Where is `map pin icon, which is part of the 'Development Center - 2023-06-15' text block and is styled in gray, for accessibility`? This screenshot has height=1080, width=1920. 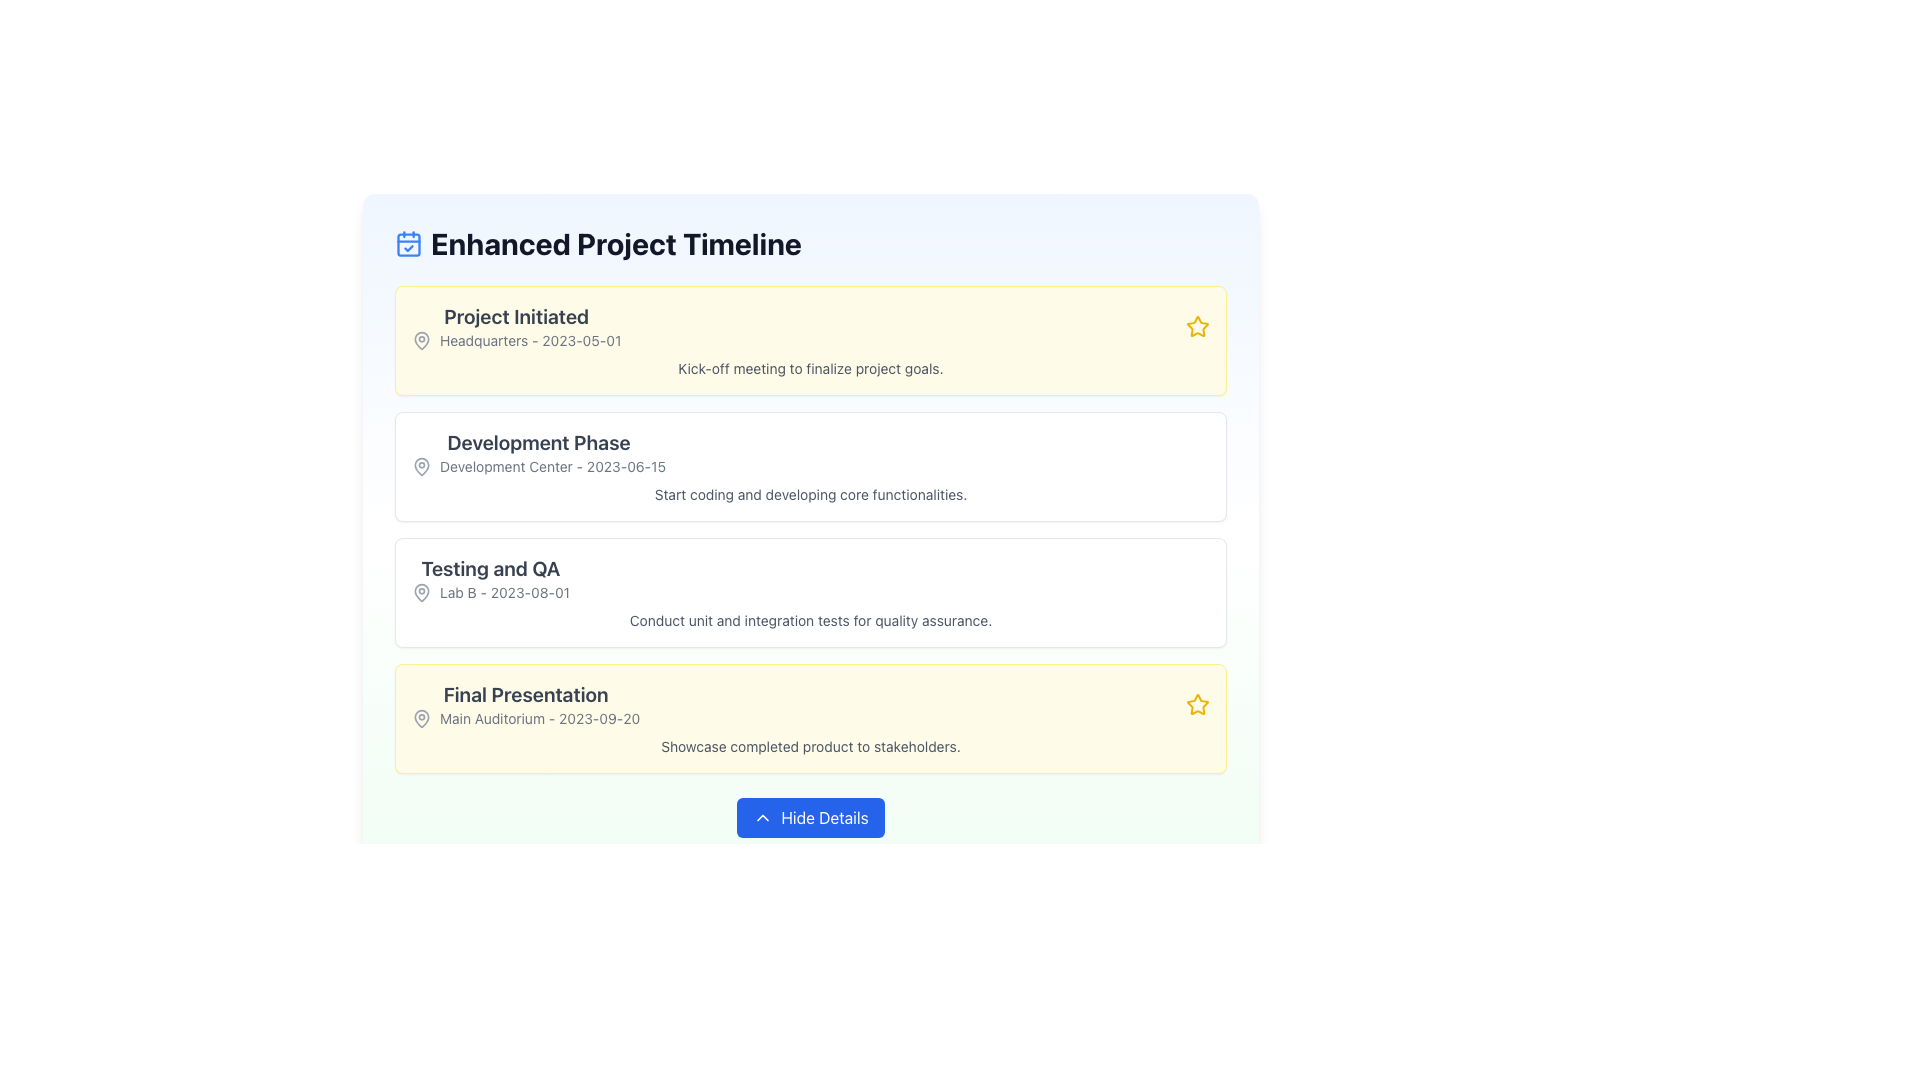
map pin icon, which is part of the 'Development Center - 2023-06-15' text block and is styled in gray, for accessibility is located at coordinates (421, 466).